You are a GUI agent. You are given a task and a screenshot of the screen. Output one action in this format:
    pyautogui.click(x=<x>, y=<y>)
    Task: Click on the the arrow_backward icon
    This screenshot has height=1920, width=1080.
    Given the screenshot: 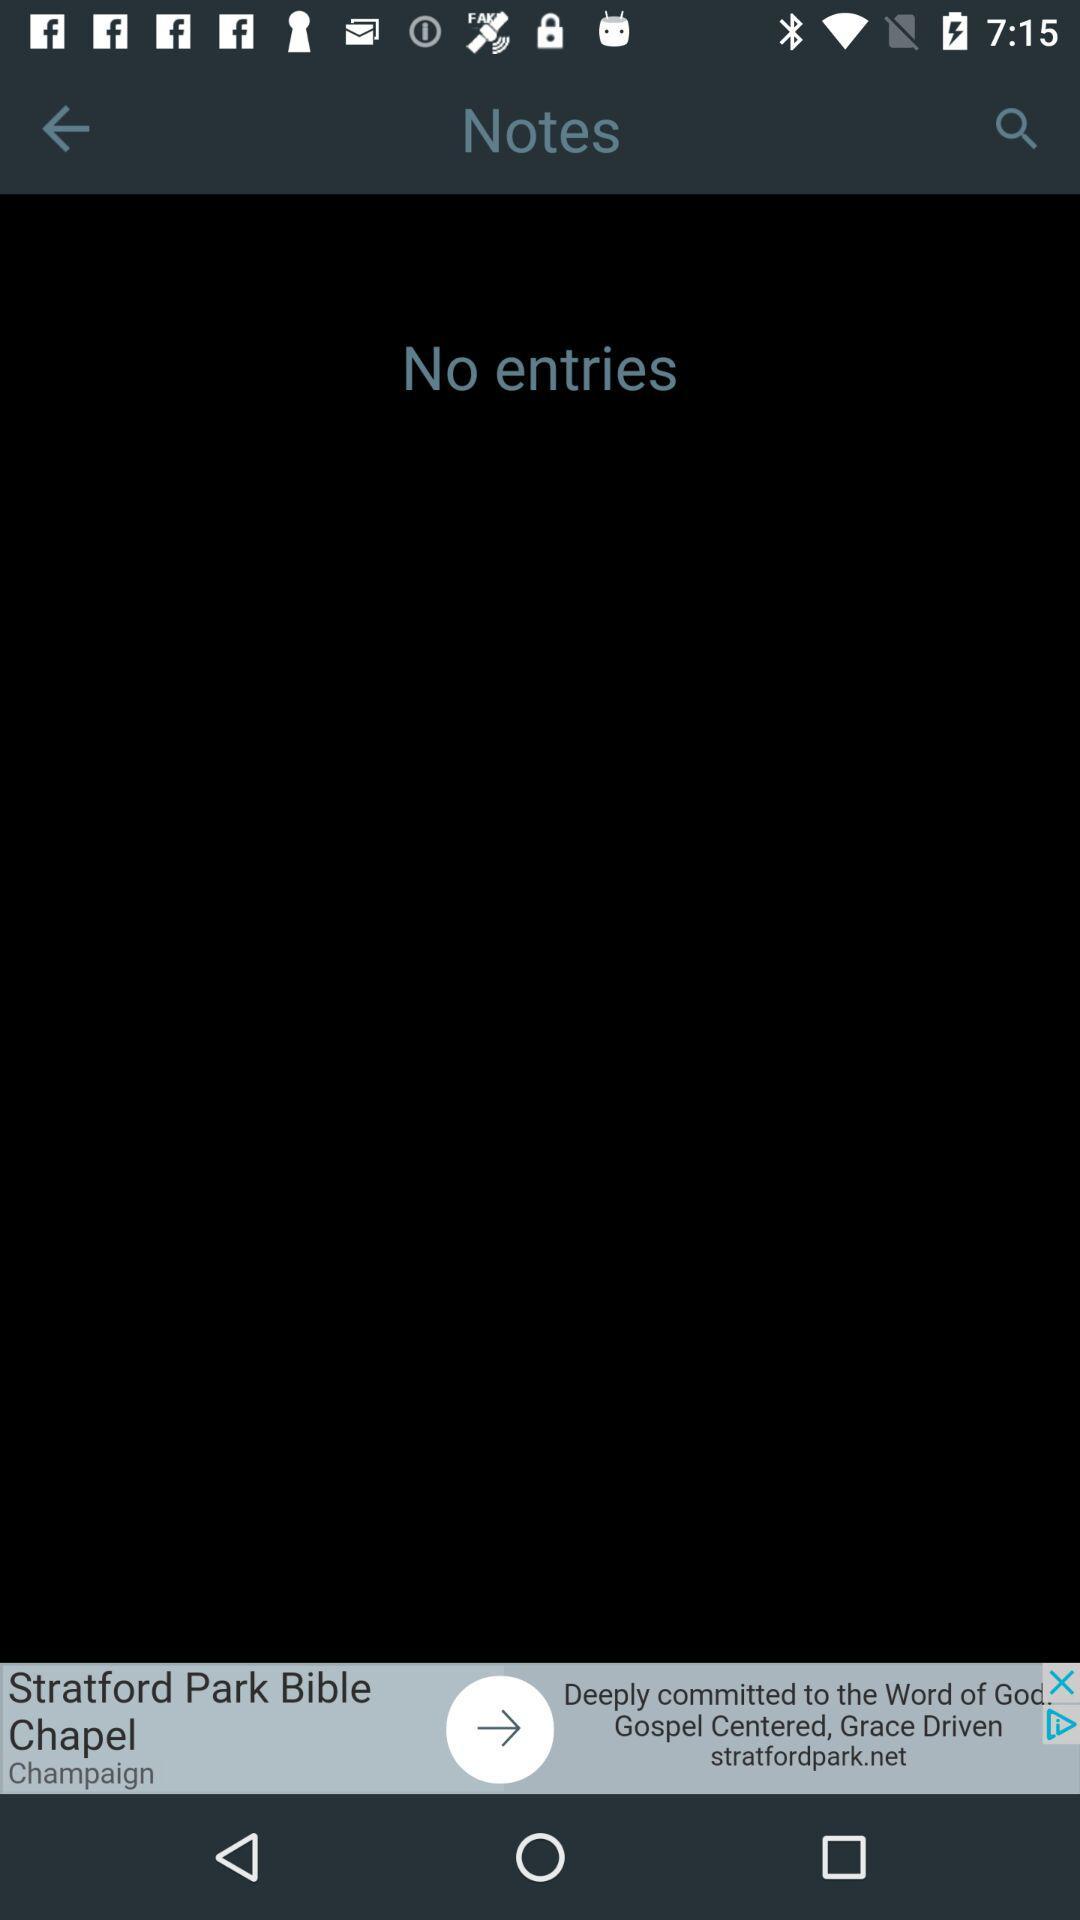 What is the action you would take?
    pyautogui.click(x=64, y=127)
    